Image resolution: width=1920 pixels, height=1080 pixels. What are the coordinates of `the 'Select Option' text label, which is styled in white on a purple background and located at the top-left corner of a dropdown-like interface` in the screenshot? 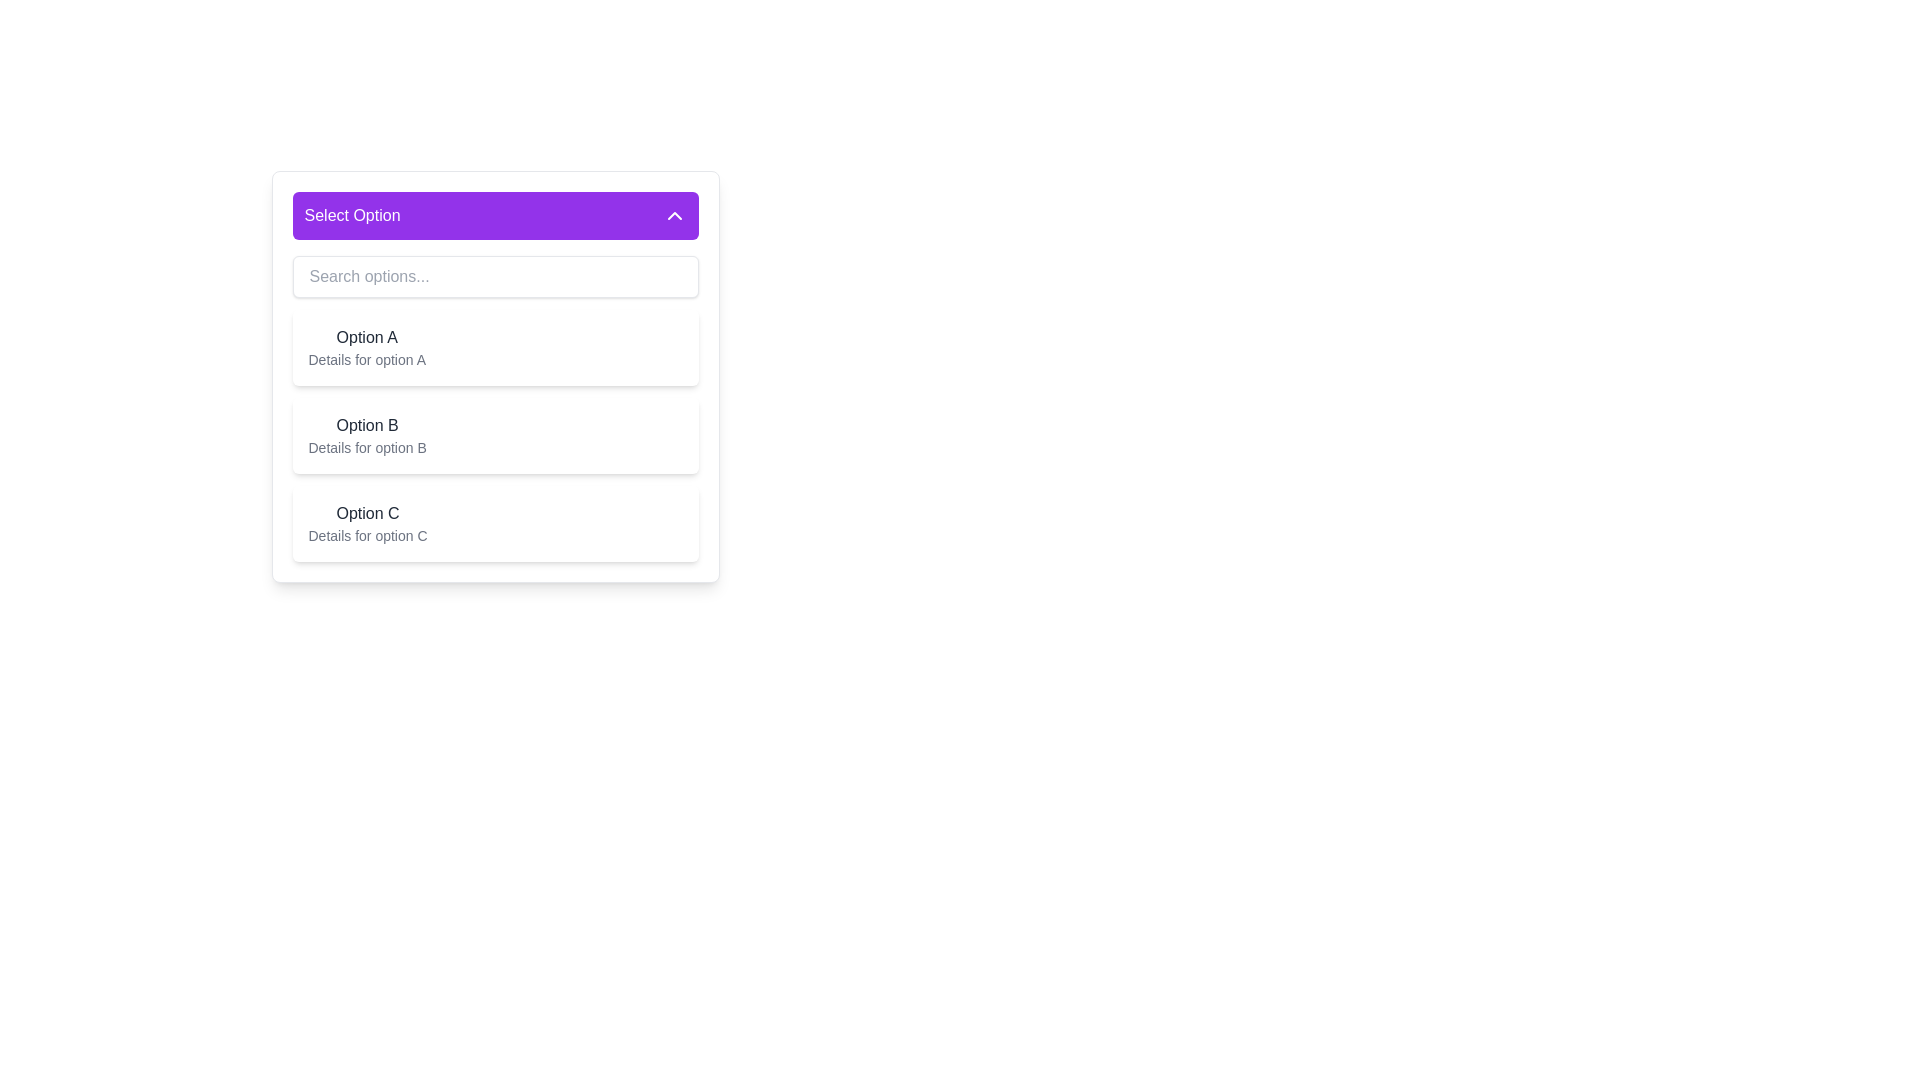 It's located at (352, 216).